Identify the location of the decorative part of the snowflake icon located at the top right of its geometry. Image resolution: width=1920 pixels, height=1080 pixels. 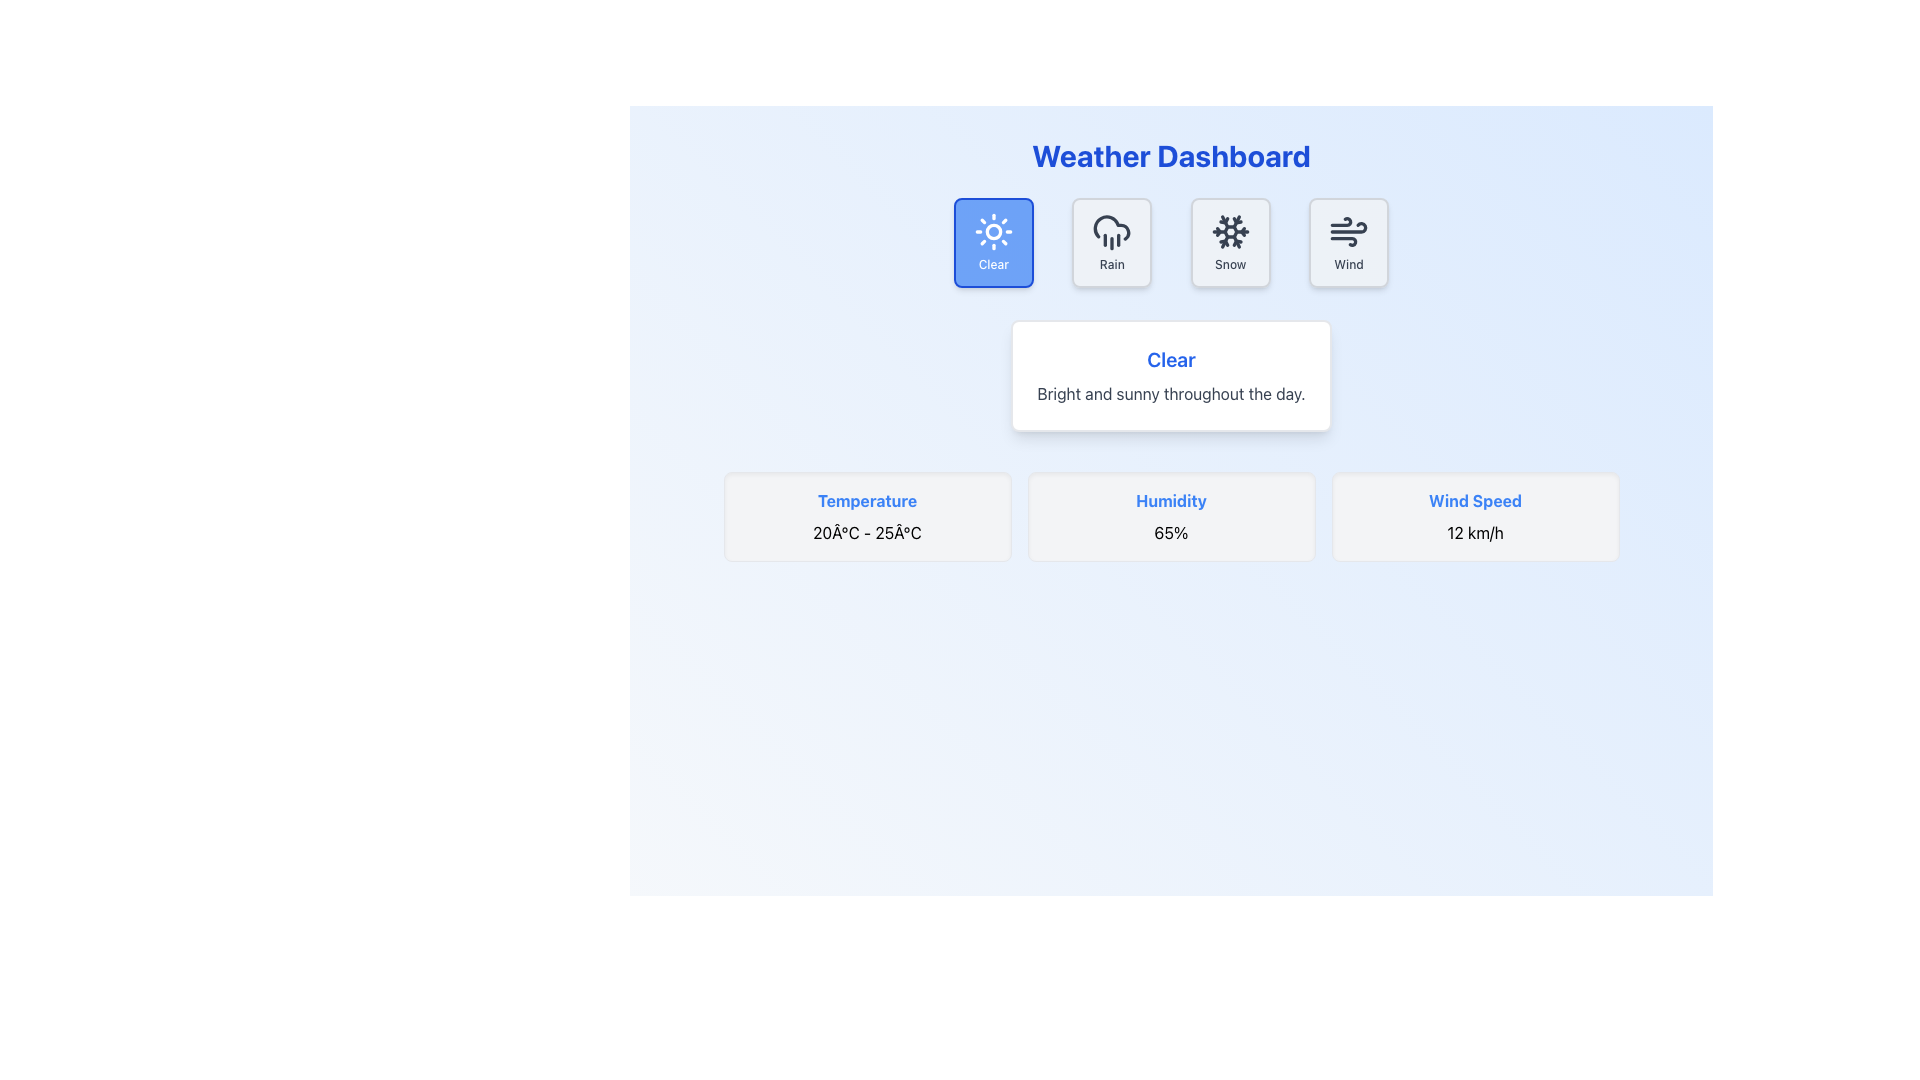
(1235, 224).